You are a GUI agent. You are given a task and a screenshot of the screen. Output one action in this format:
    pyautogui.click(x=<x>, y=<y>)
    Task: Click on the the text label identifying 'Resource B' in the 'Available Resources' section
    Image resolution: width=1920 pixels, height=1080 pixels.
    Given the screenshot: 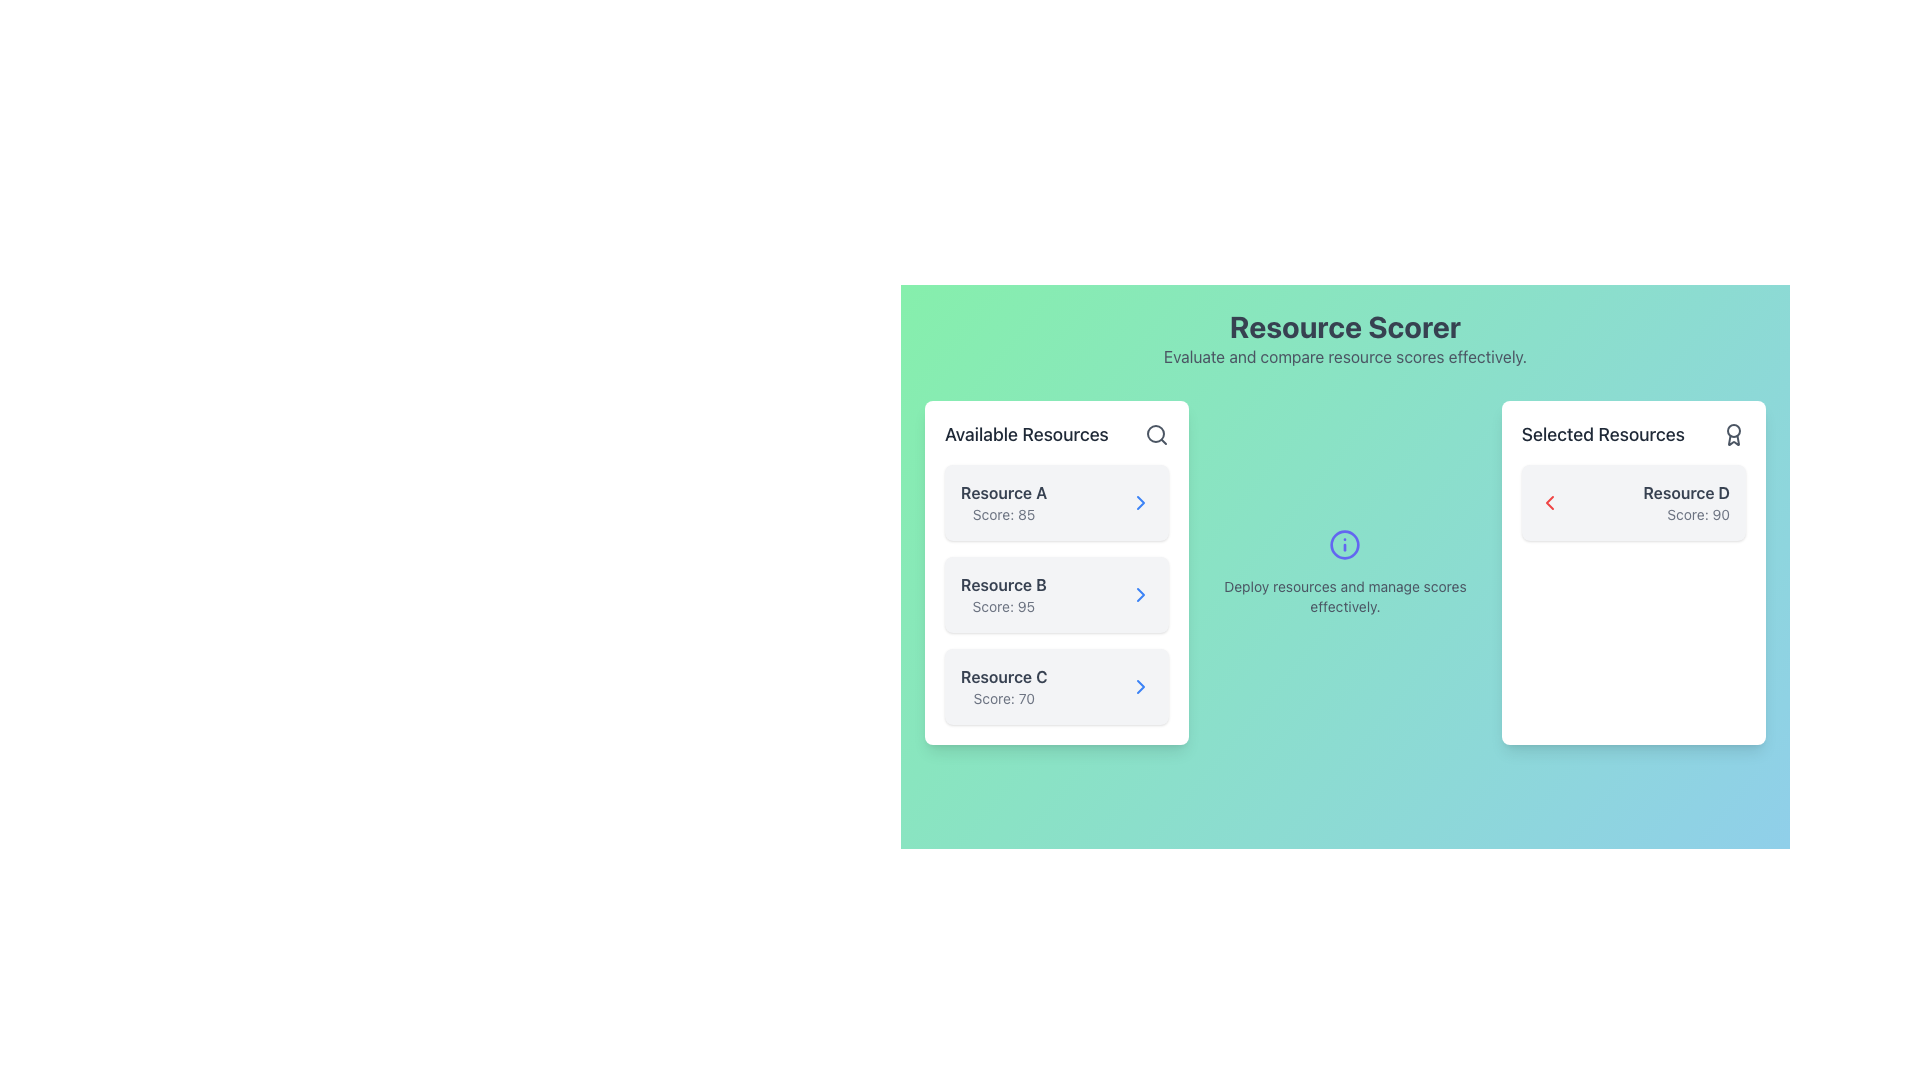 What is the action you would take?
    pyautogui.click(x=1003, y=585)
    